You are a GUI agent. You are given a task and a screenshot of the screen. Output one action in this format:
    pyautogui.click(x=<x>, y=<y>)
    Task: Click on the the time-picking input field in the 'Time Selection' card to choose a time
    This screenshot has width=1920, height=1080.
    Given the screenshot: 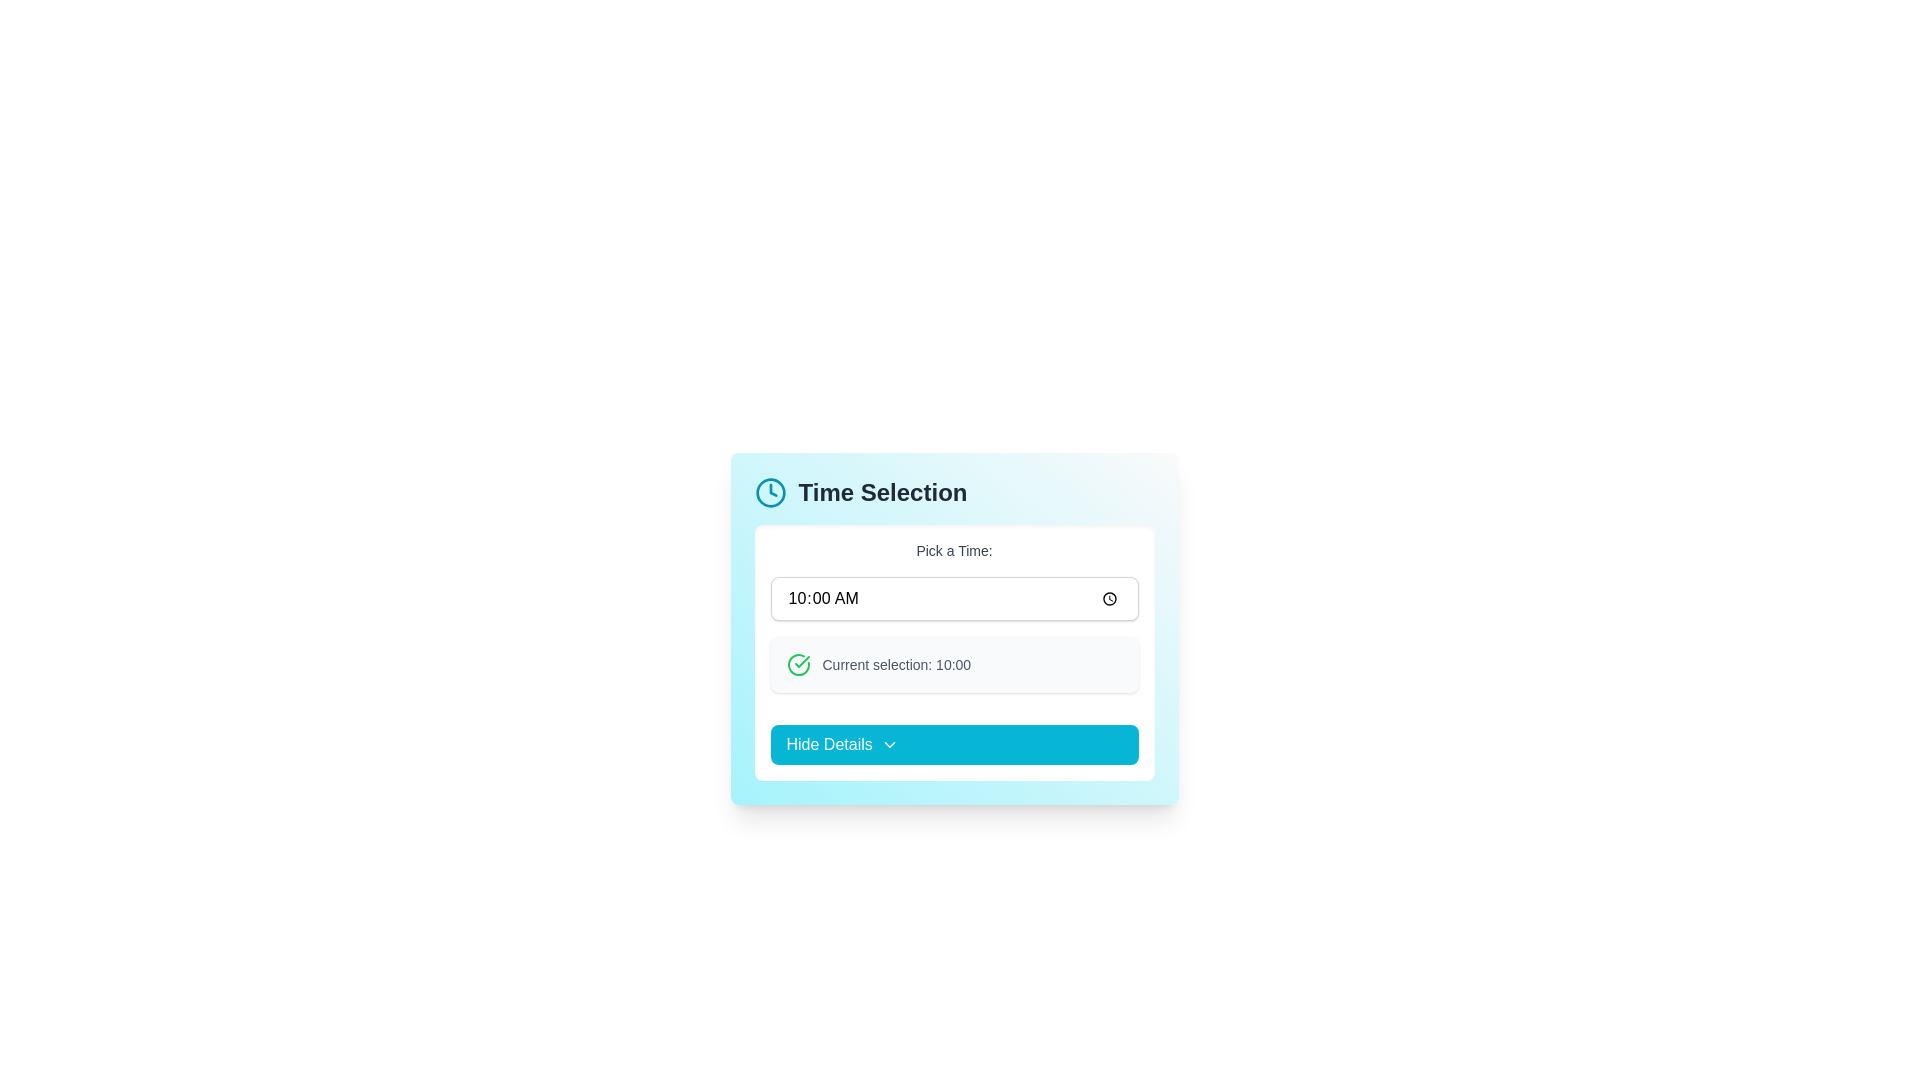 What is the action you would take?
    pyautogui.click(x=953, y=627)
    